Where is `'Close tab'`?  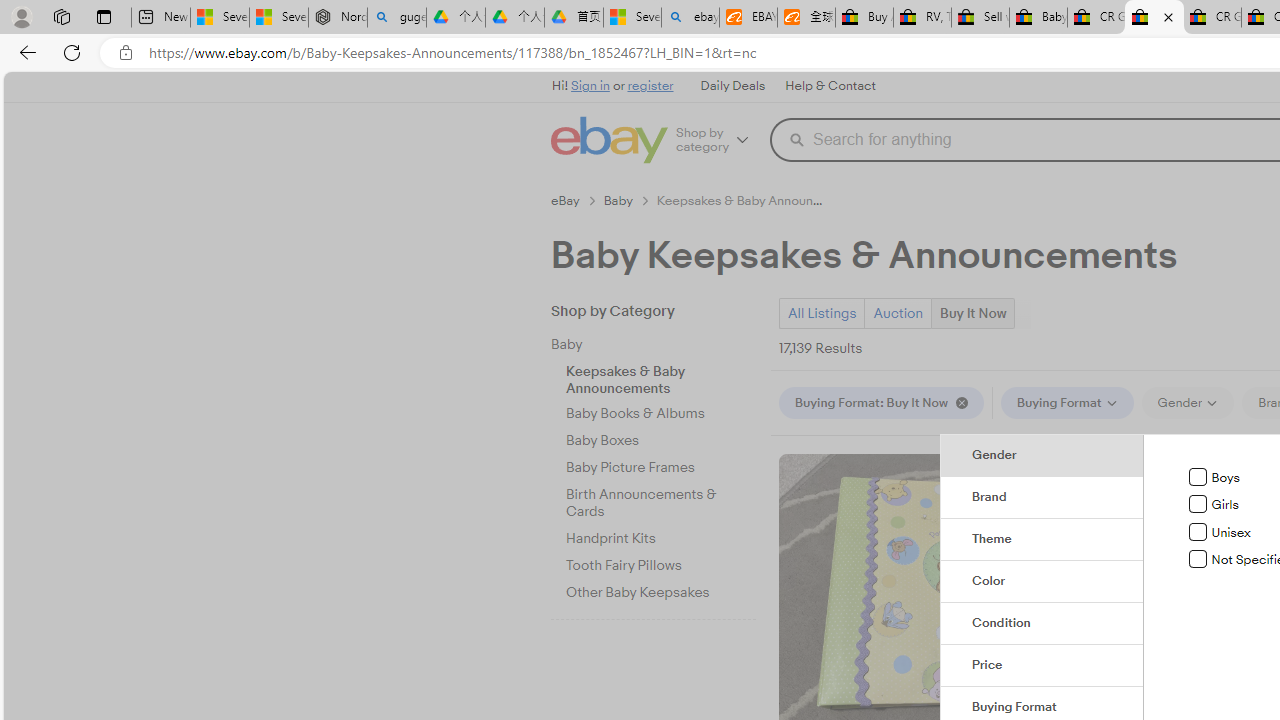 'Close tab' is located at coordinates (1168, 17).